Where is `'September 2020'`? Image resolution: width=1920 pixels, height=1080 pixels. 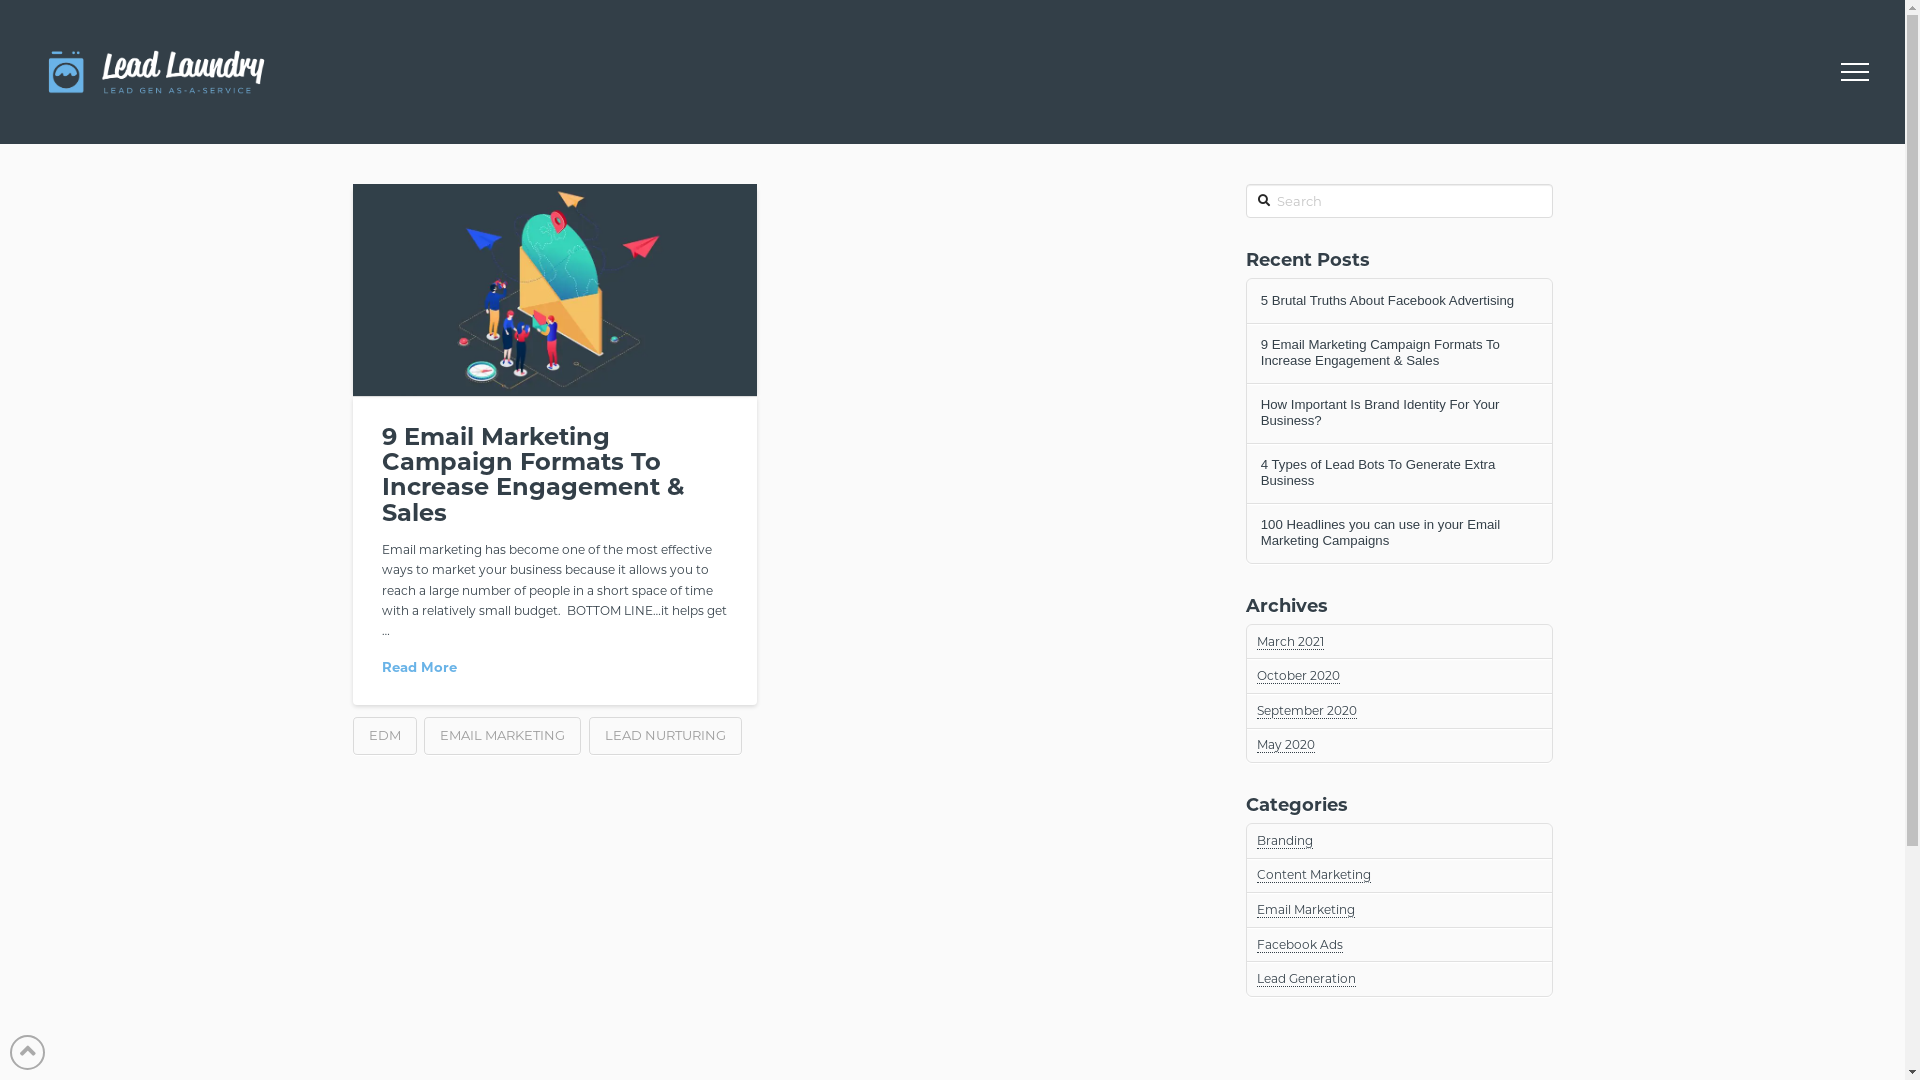
'September 2020' is located at coordinates (1306, 709).